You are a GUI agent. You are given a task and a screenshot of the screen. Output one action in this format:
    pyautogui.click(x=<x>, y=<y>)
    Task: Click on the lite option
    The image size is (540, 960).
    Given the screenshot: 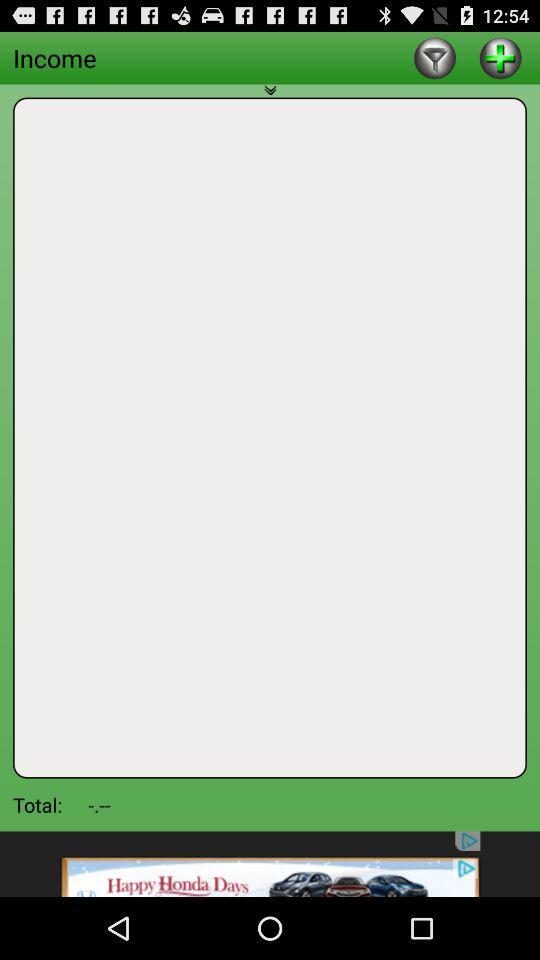 What is the action you would take?
    pyautogui.click(x=434, y=56)
    